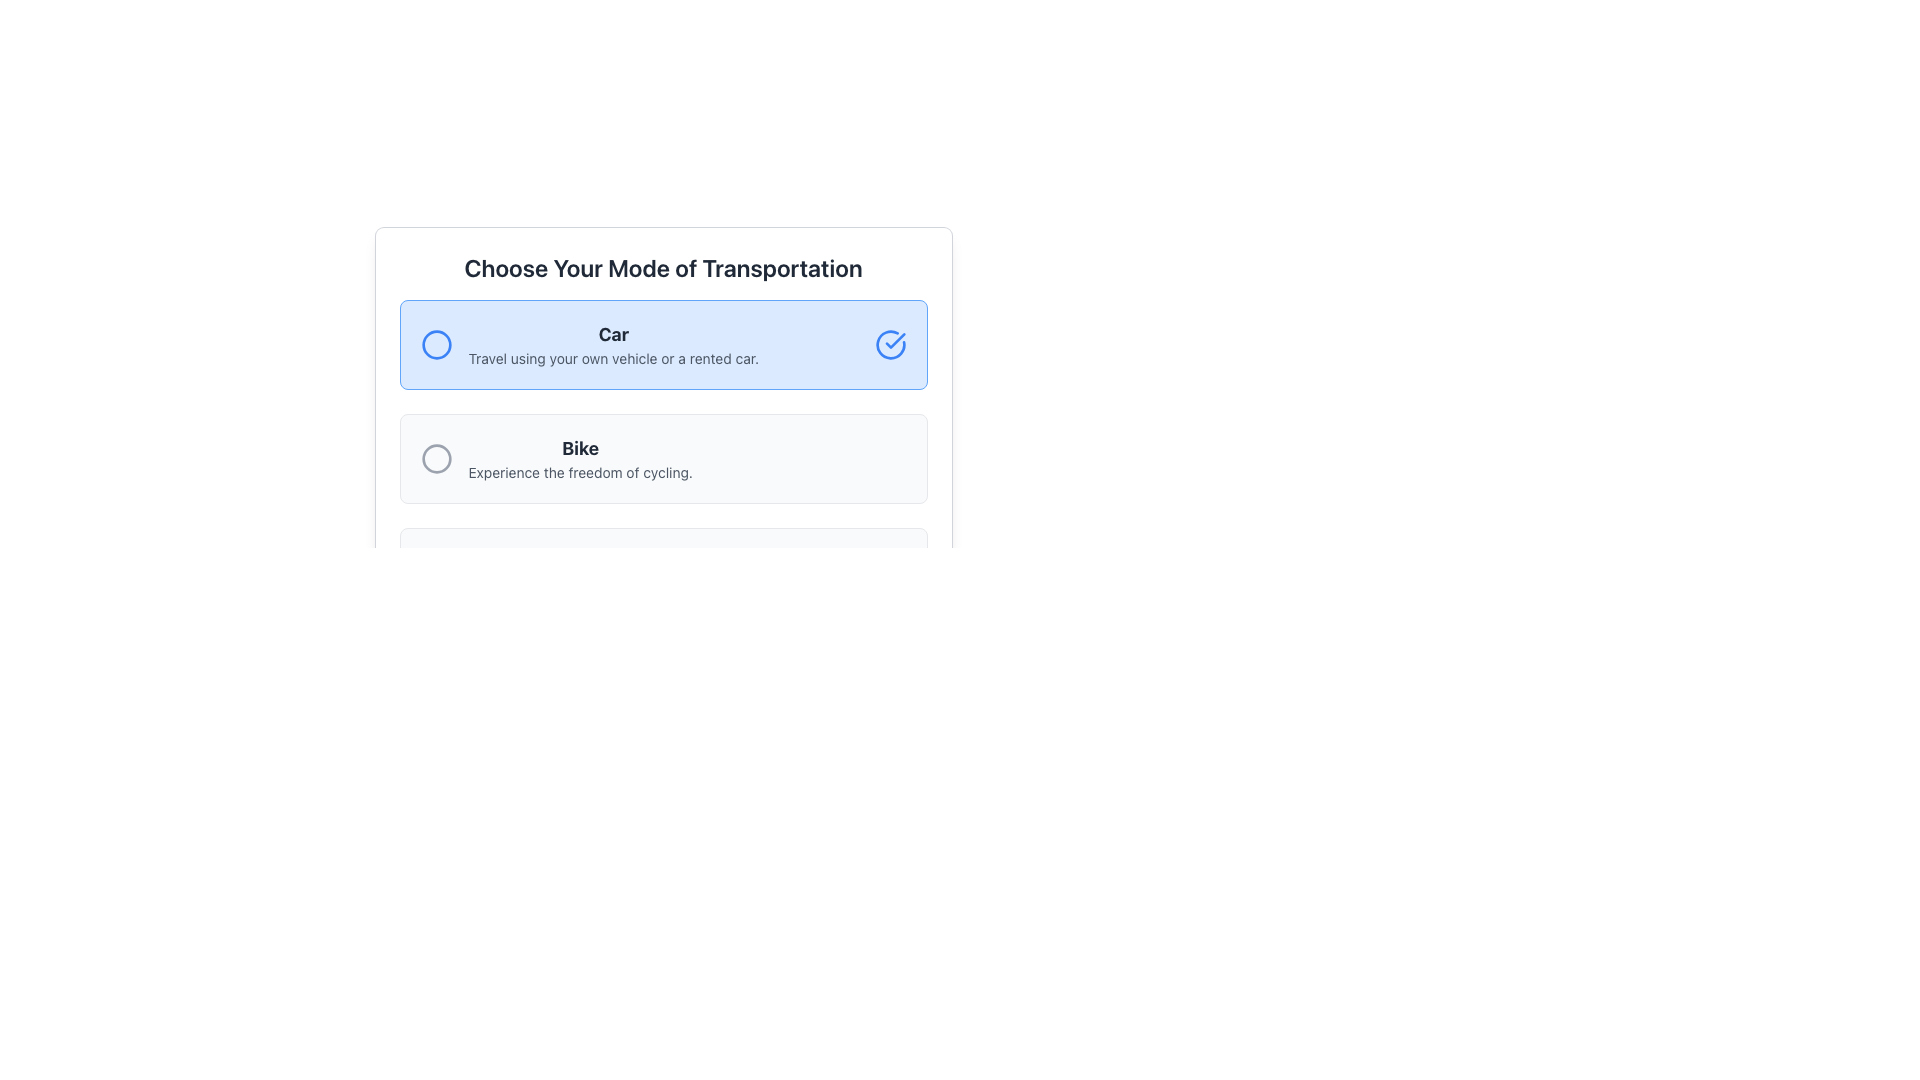  What do you see at coordinates (612, 357) in the screenshot?
I see `the text block containing 'Travel using your own vehicle or a rented car.', which is styled with a small font size and gray coloring, located below the bold title 'Car' in the blue selection box` at bounding box center [612, 357].